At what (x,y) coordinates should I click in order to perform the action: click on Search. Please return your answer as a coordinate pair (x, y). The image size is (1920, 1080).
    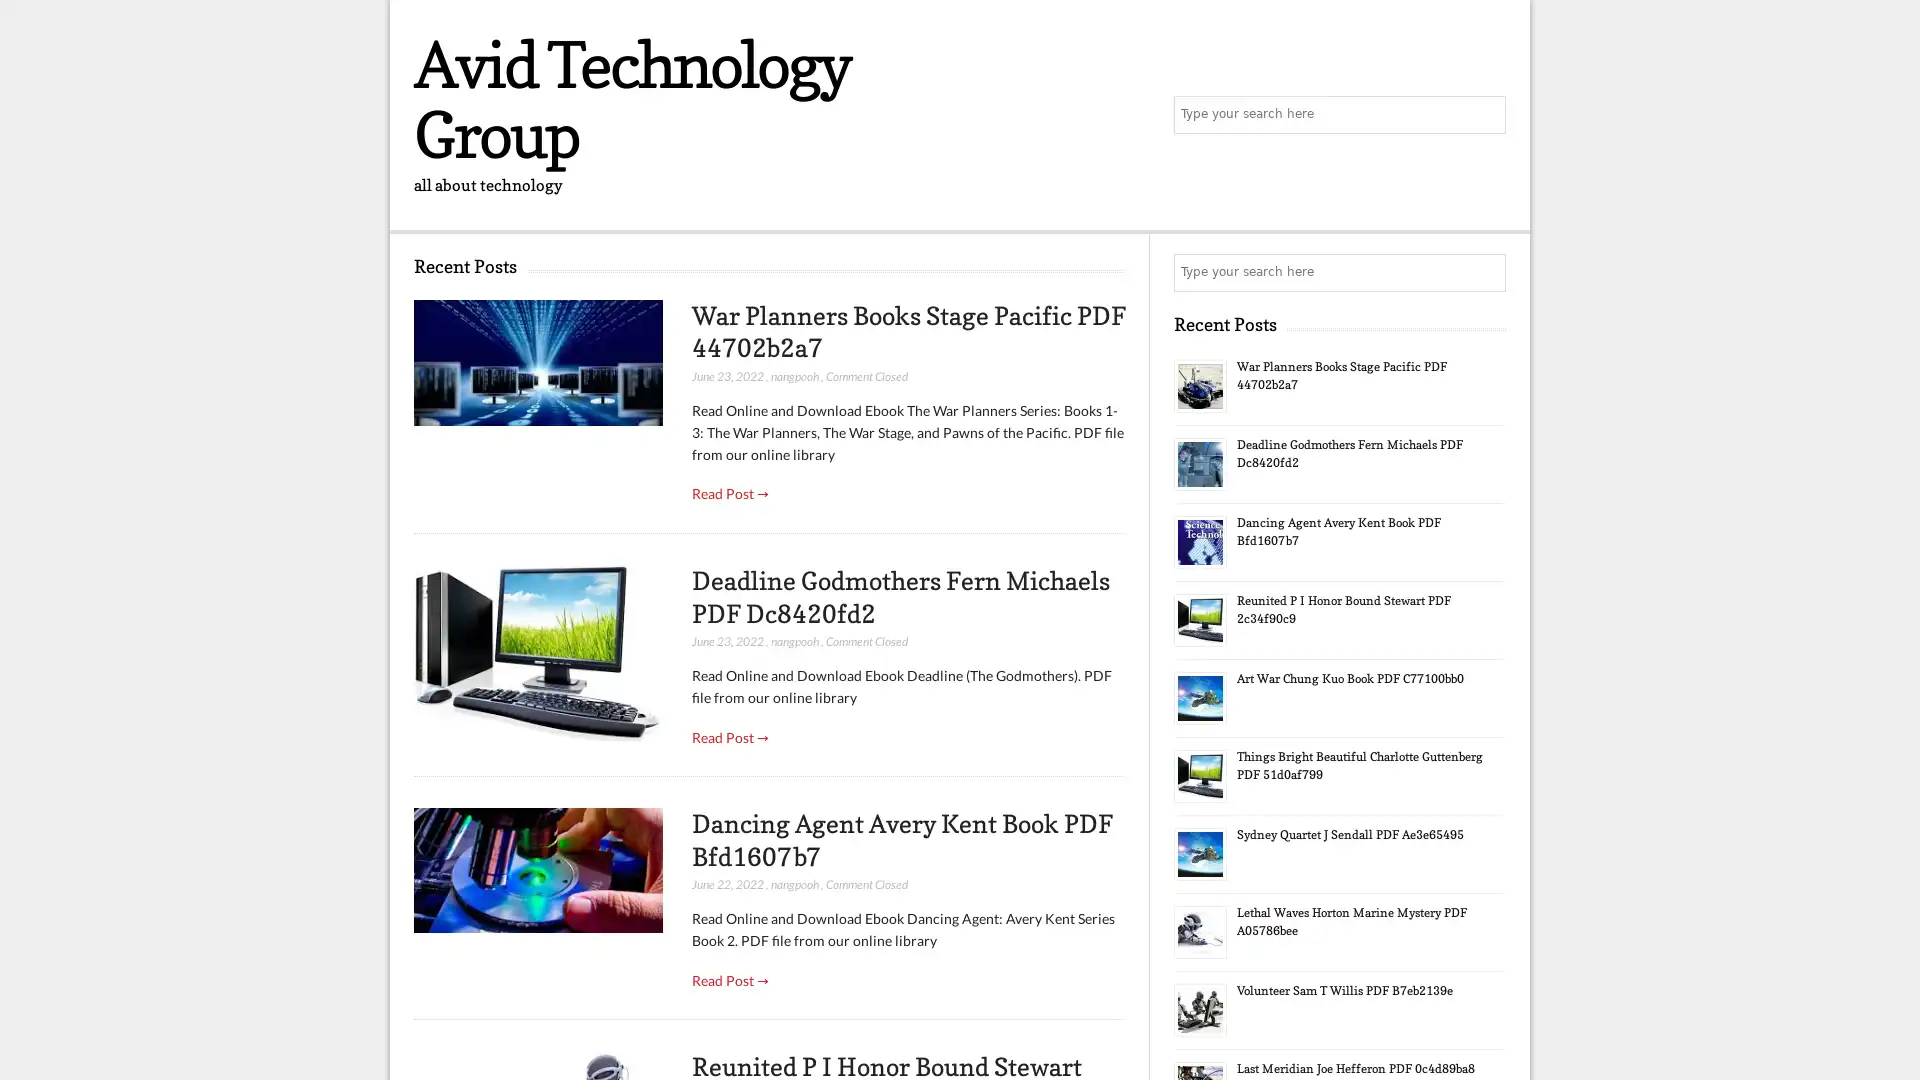
    Looking at the image, I should click on (1485, 273).